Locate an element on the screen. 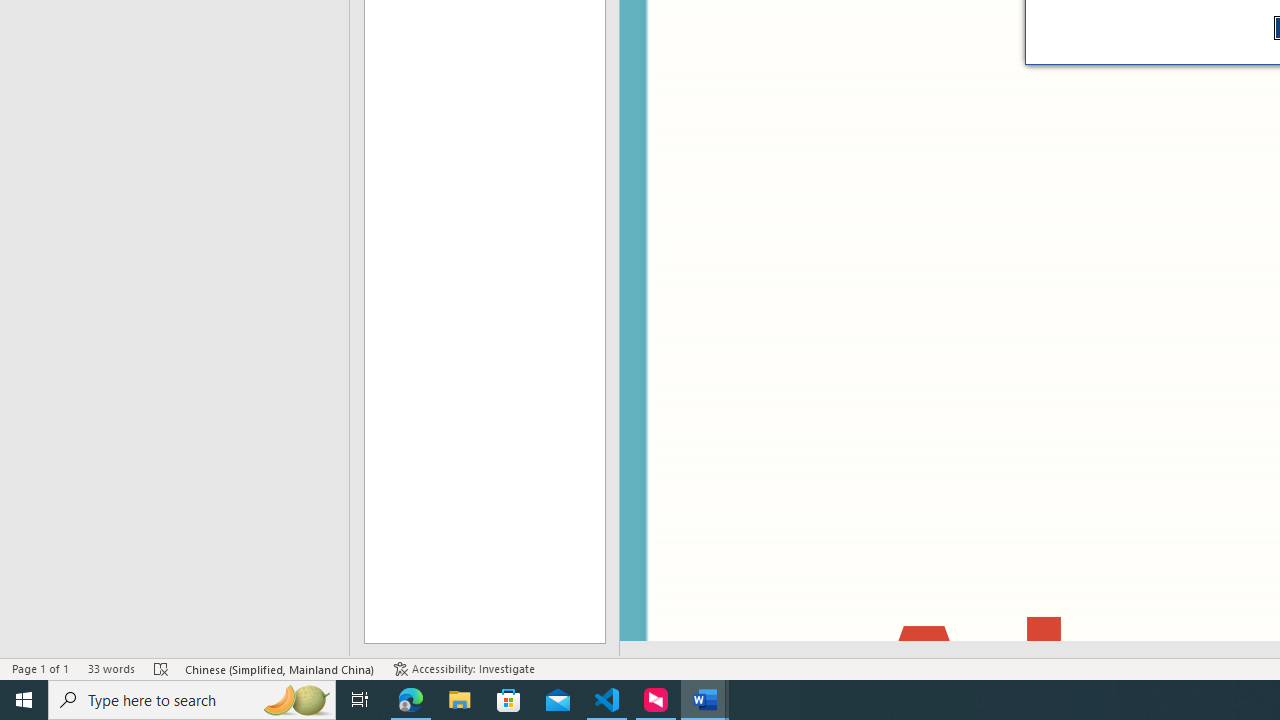 This screenshot has height=720, width=1280. 'Language Chinese (Simplified, Mainland China)' is located at coordinates (279, 669).